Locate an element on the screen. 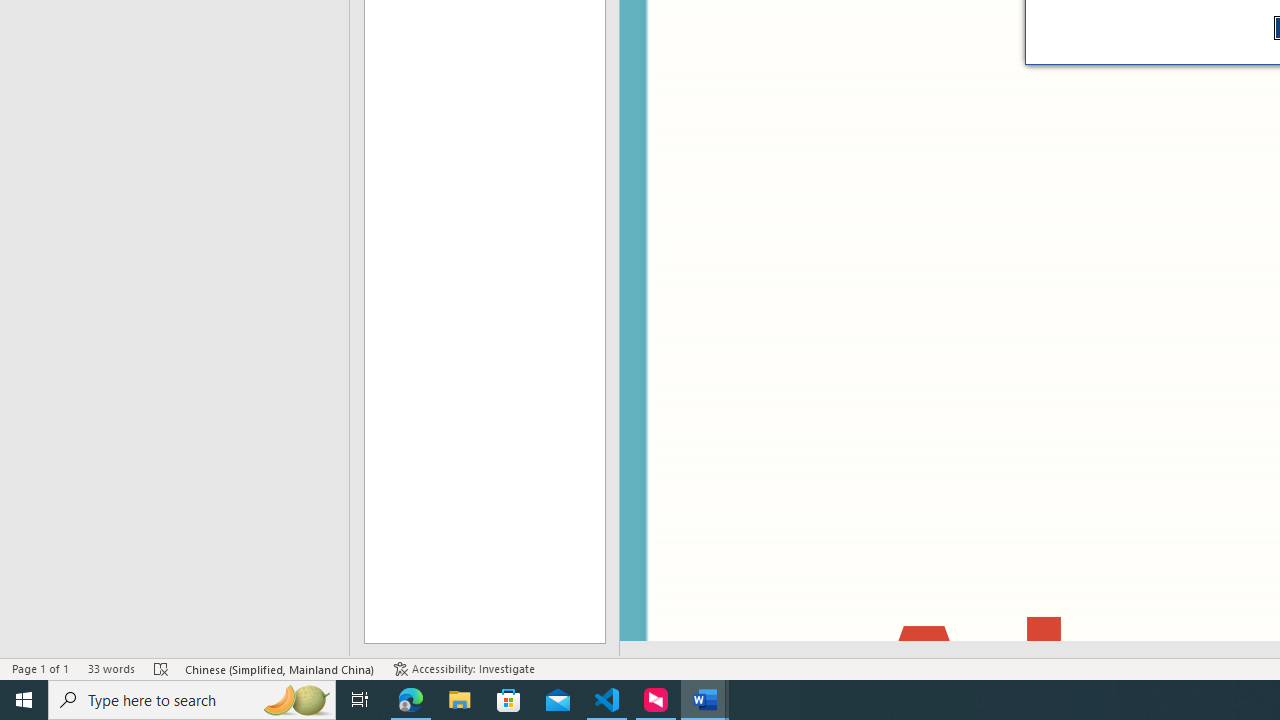 This screenshot has height=720, width=1280. 'Language Chinese (Simplified, Mainland China)' is located at coordinates (279, 669).